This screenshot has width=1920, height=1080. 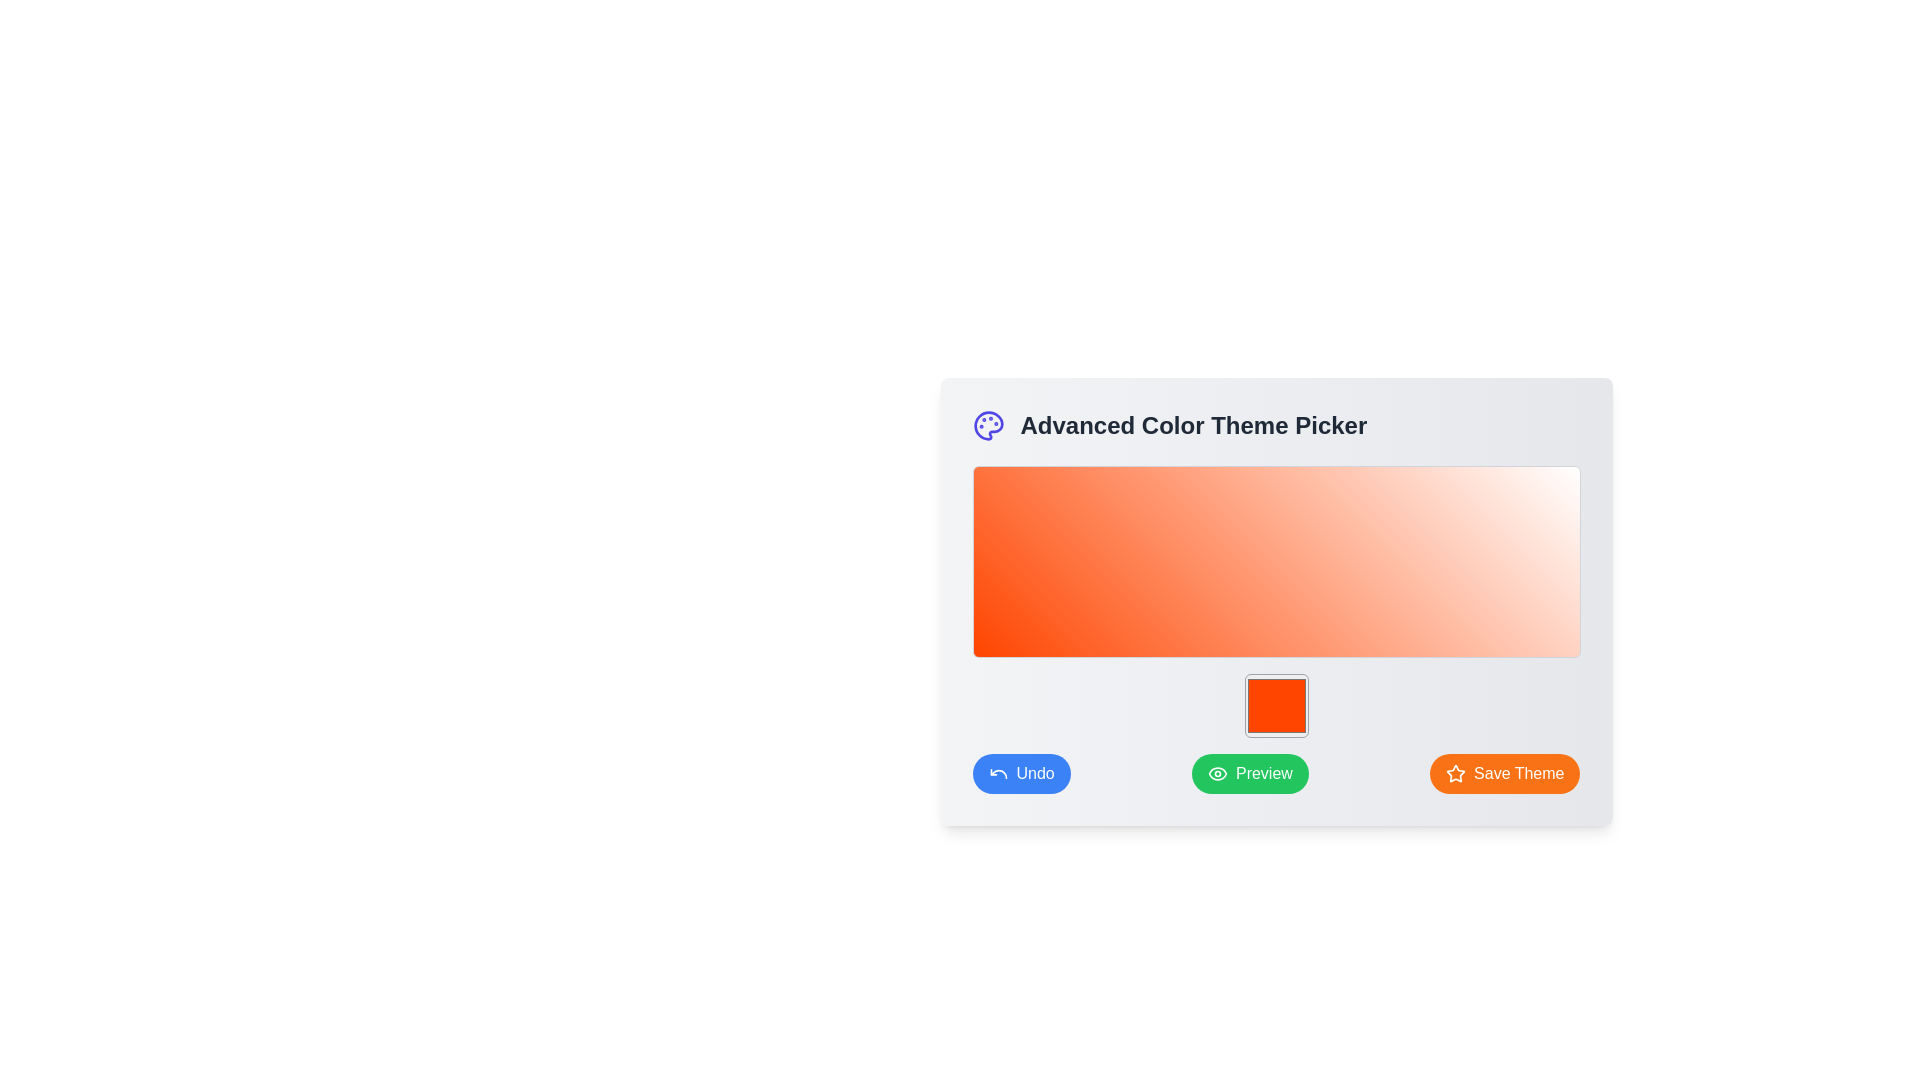 I want to click on the decorative palette icon located in the top-left corner of the interface, adjacent to the text 'Advanced Color Theme Picker'. This icon serves as the unique representation for the color theme selection section, so click(x=988, y=424).